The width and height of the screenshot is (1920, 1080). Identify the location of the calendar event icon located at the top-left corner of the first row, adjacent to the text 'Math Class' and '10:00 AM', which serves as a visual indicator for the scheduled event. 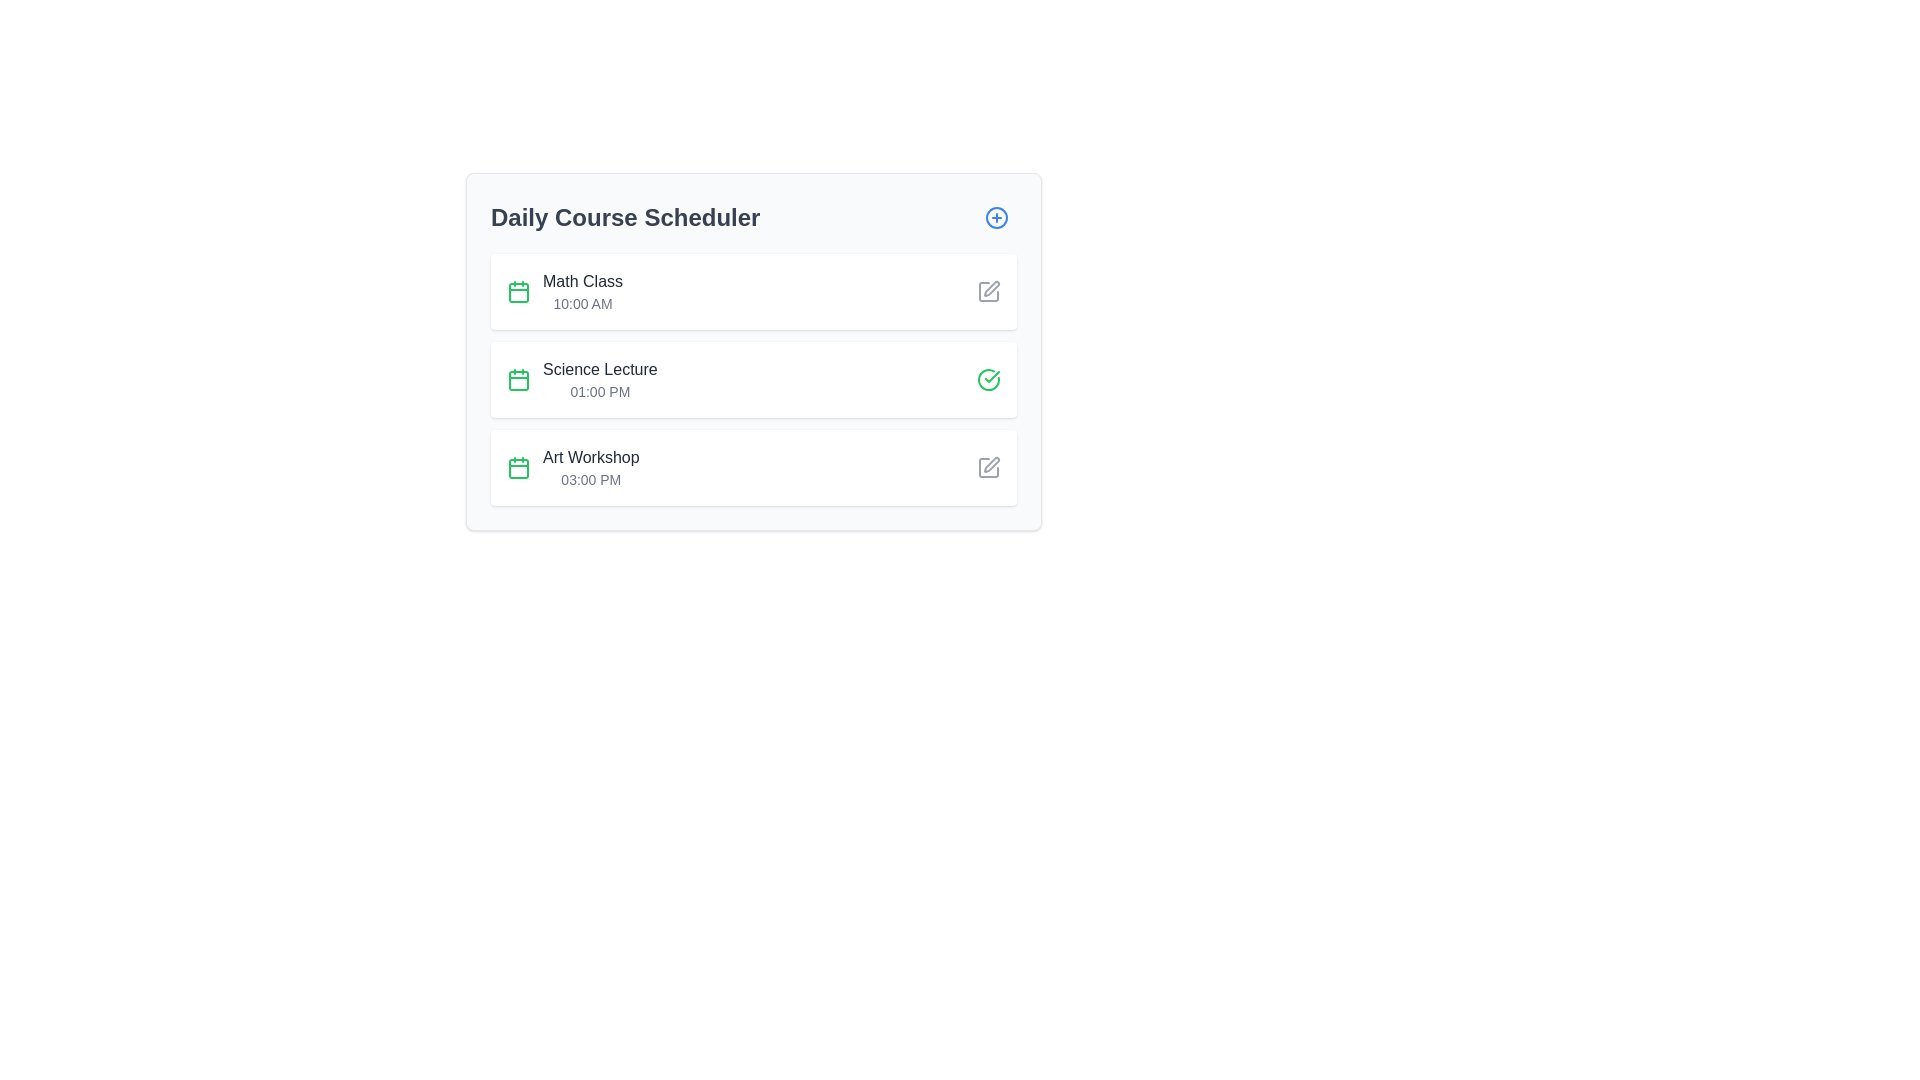
(518, 292).